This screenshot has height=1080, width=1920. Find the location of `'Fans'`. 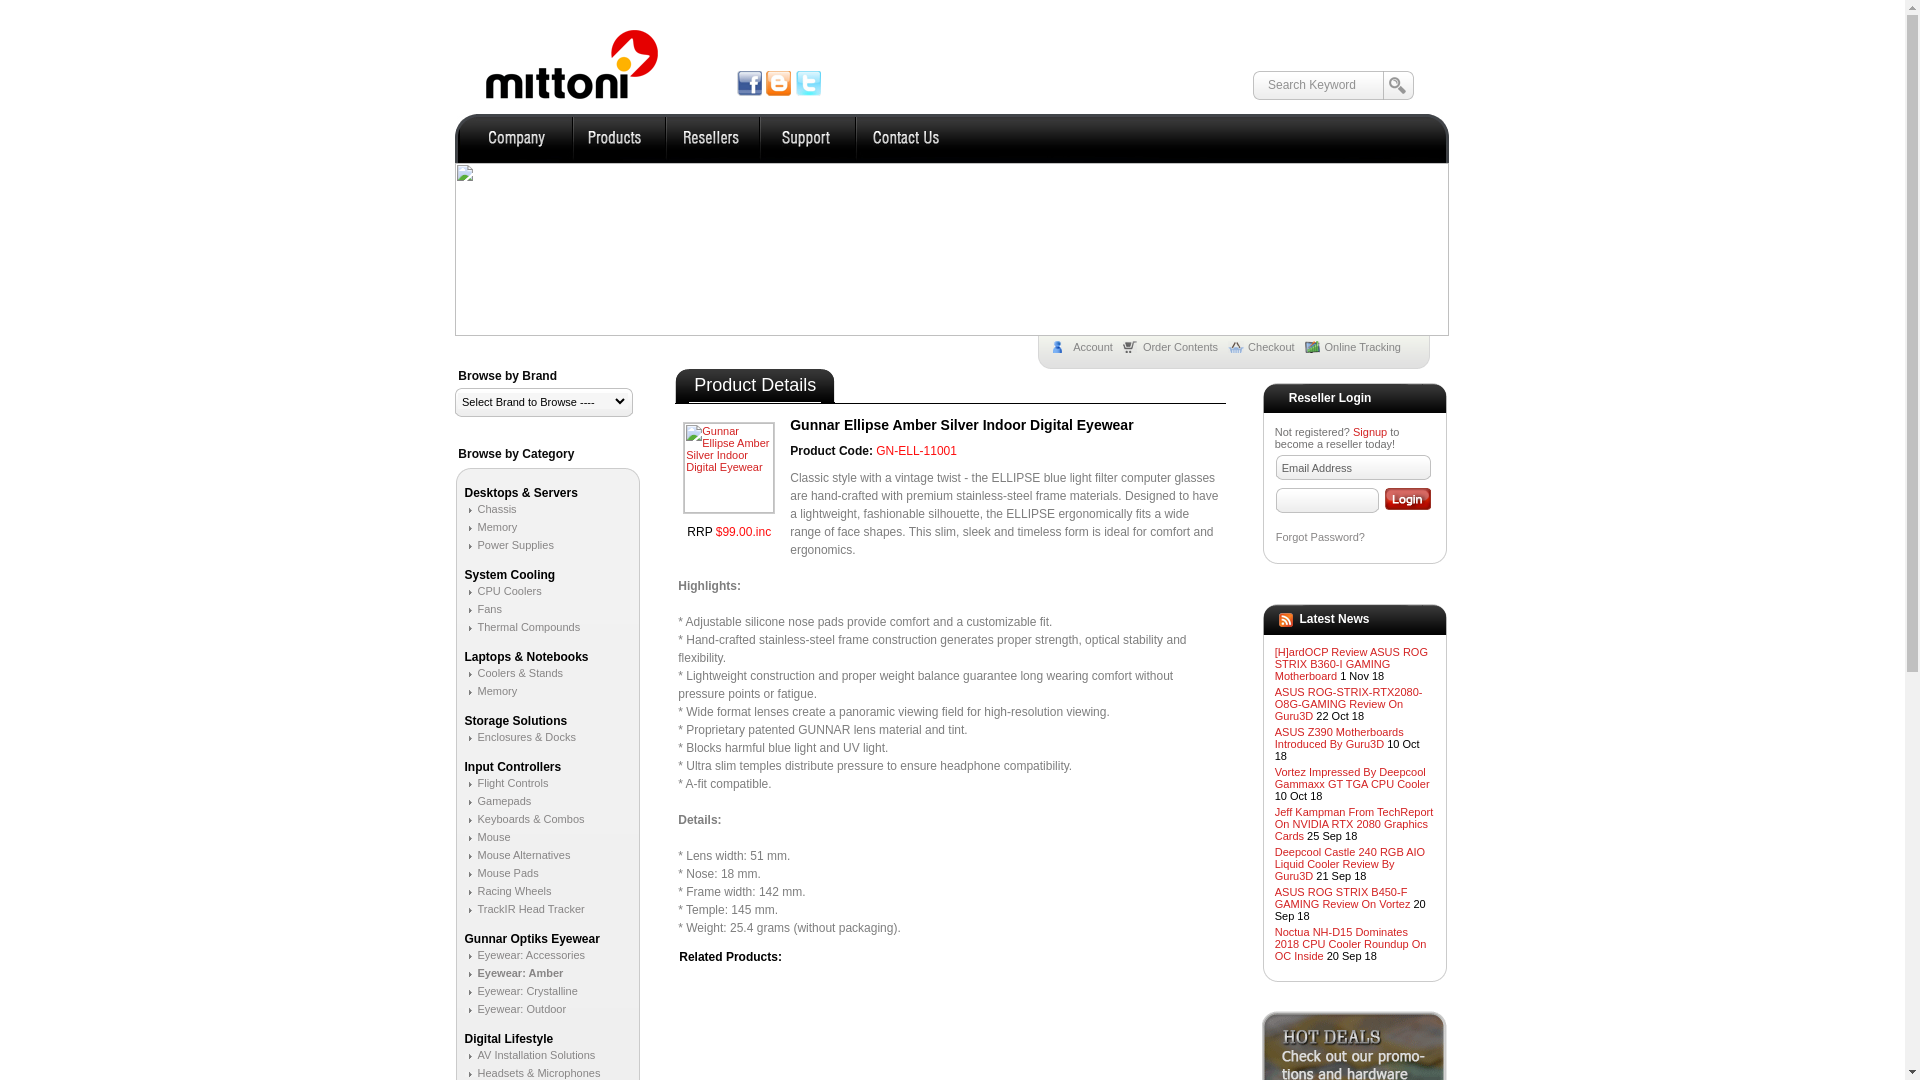

'Fans' is located at coordinates (482, 608).